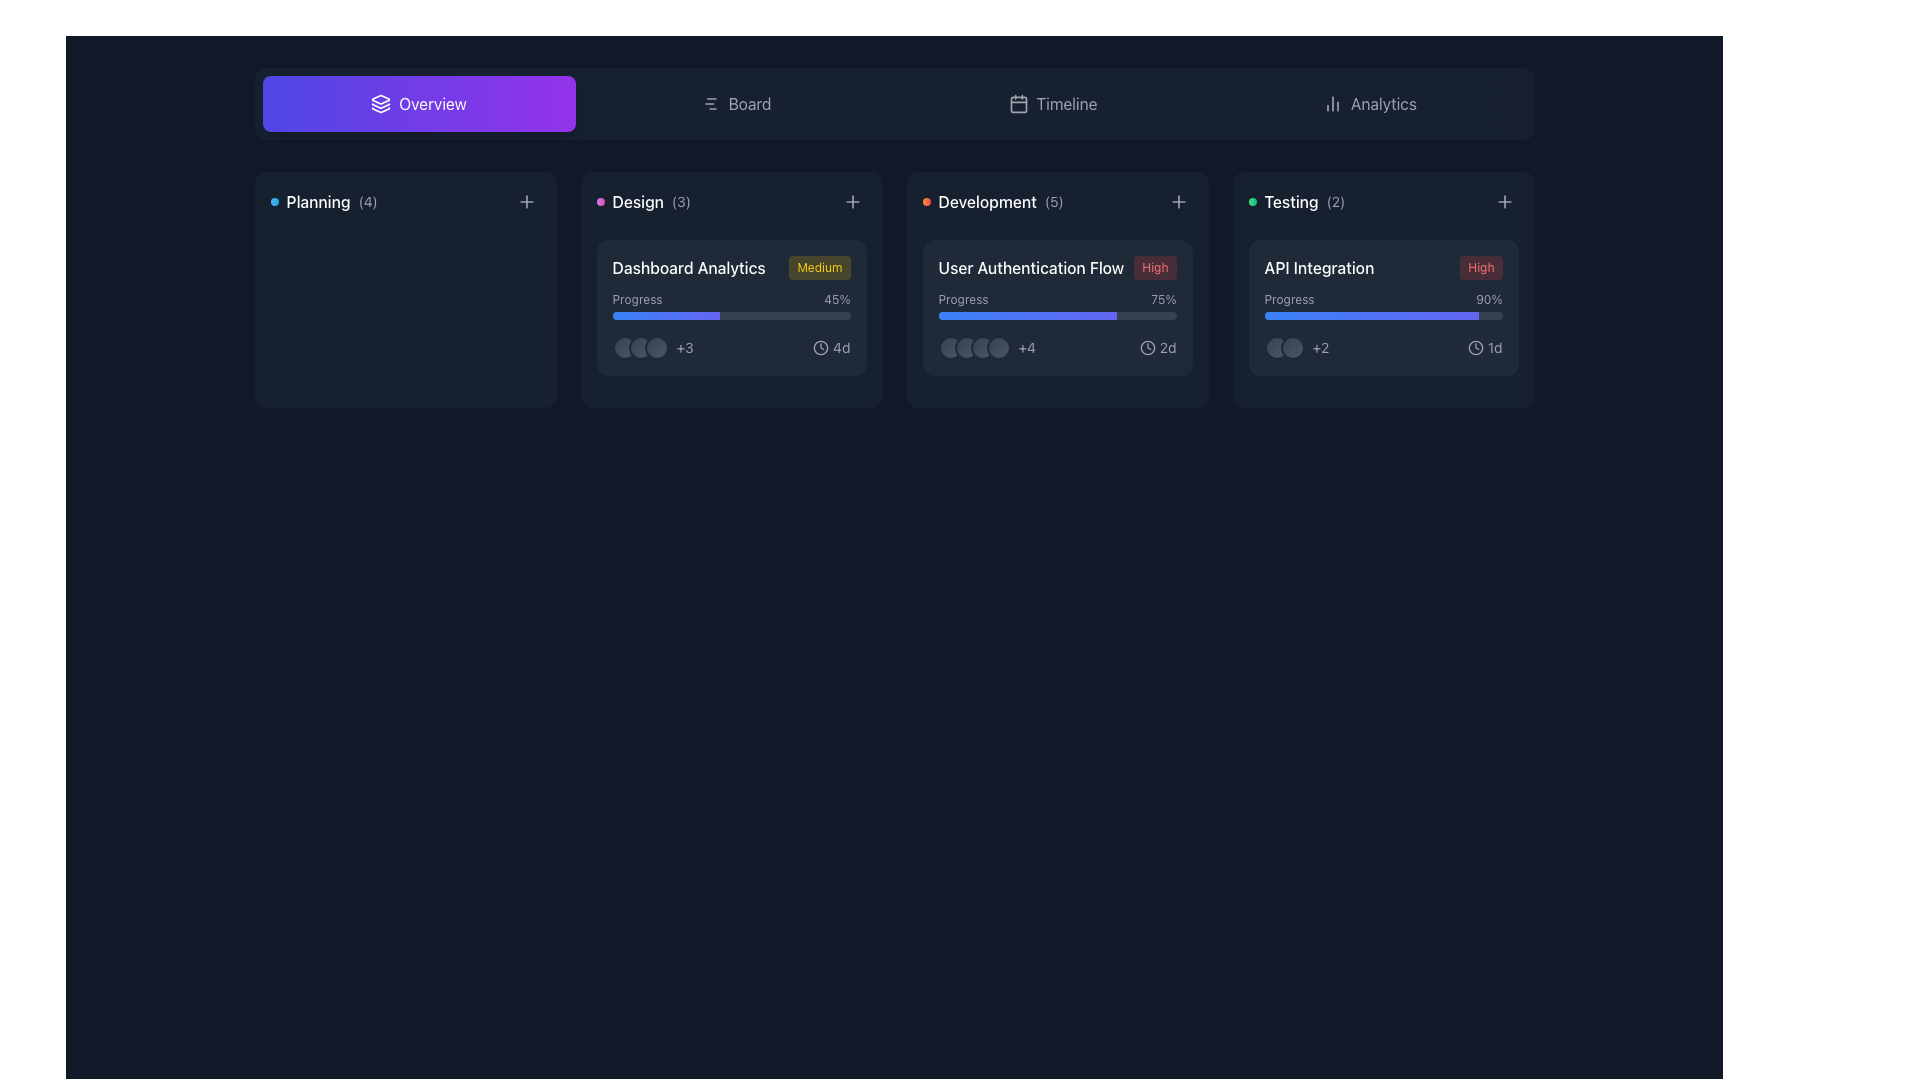  What do you see at coordinates (998, 346) in the screenshot?
I see `the decorative circular component located within the 'Development' card, which is the fourth circle in a series of four, positioned at the bottom-left area of the card near the label '+4'` at bounding box center [998, 346].